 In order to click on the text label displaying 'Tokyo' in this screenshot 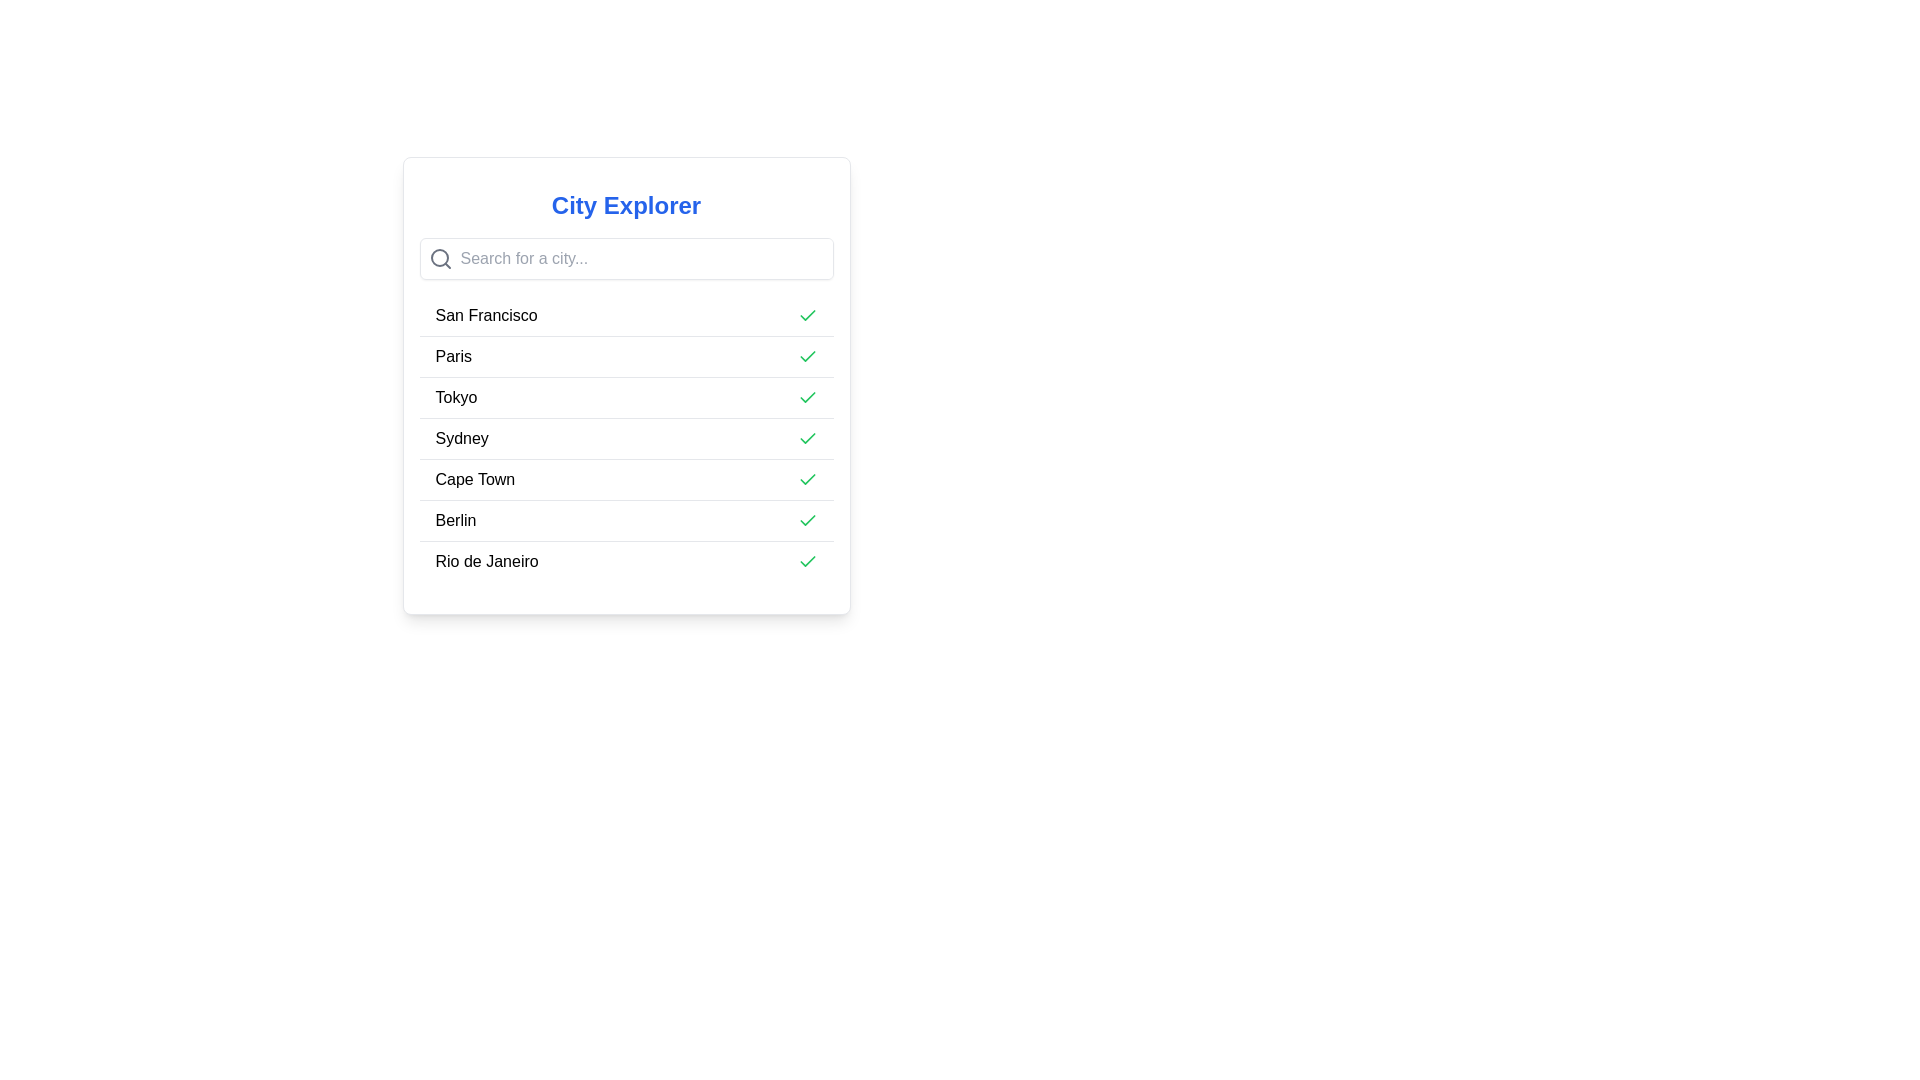, I will do `click(455, 397)`.